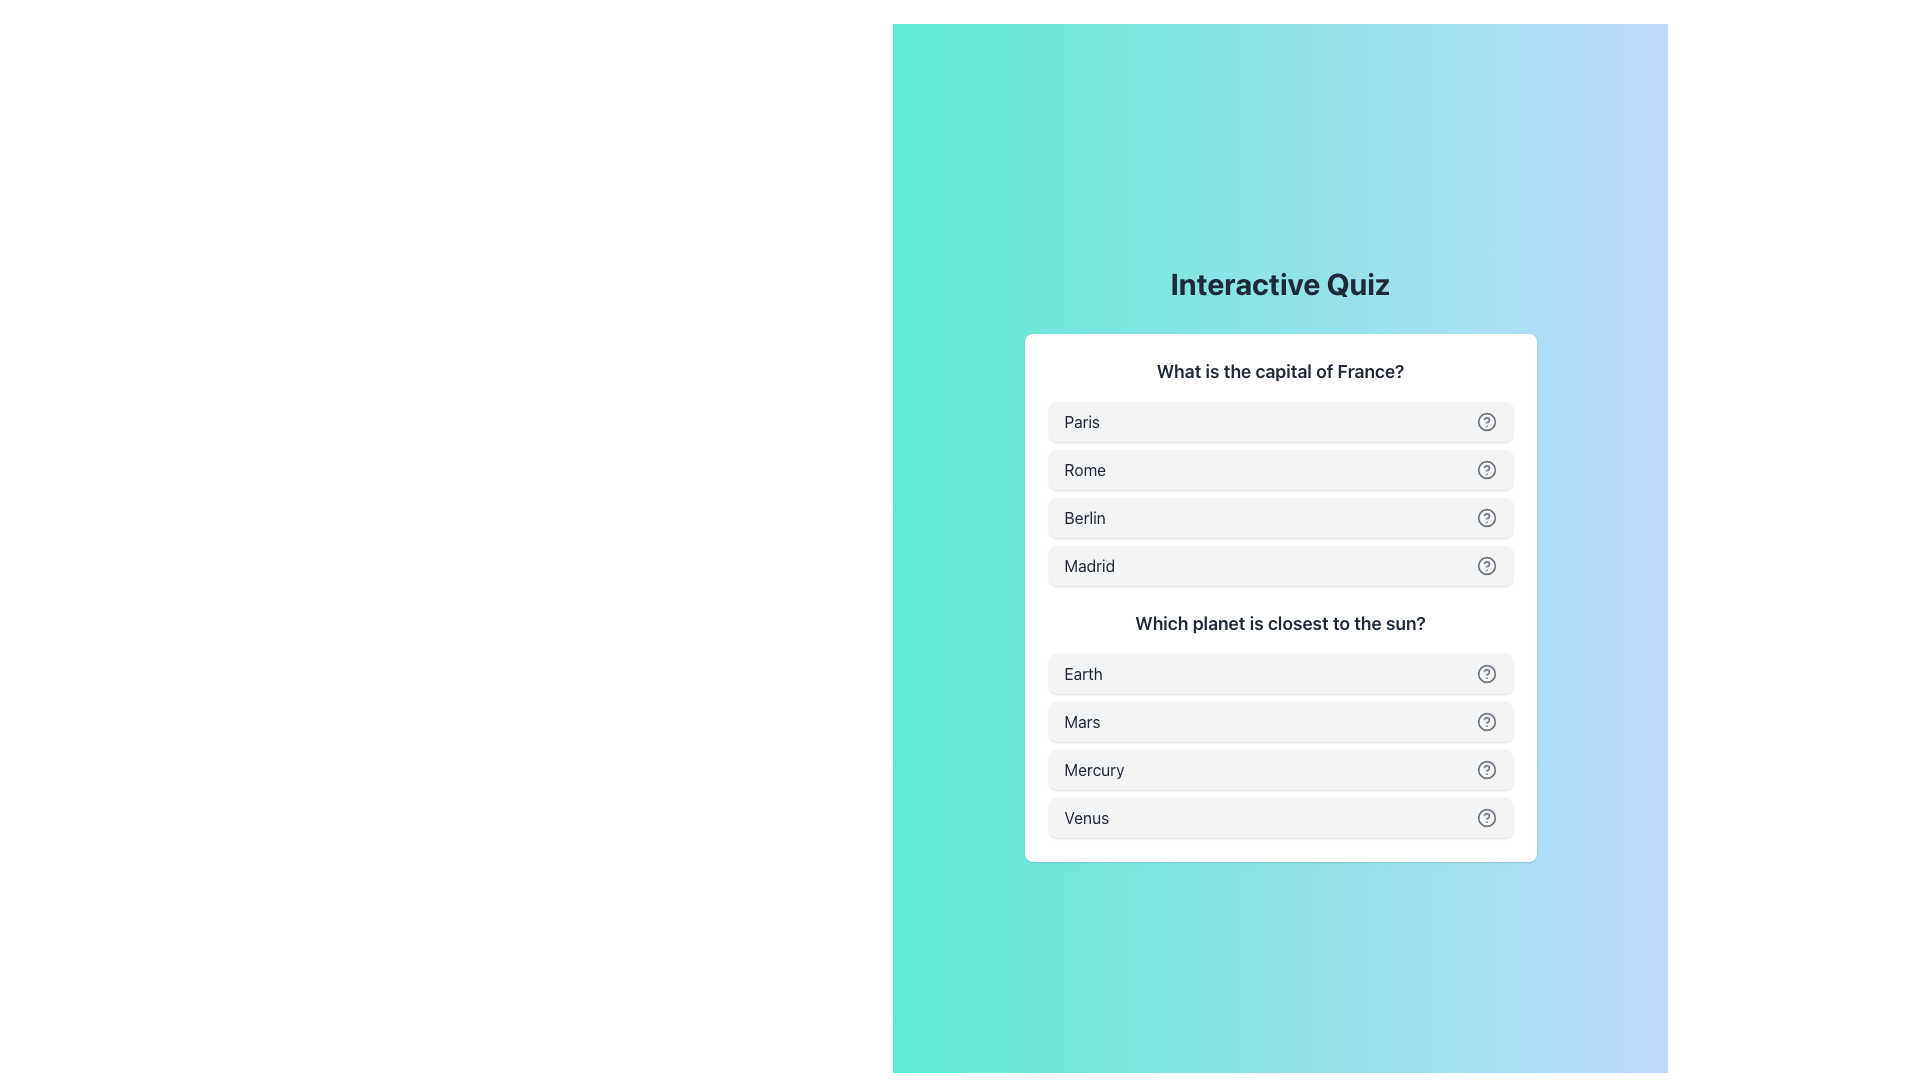 Image resolution: width=1920 pixels, height=1080 pixels. Describe the element at coordinates (1486, 817) in the screenshot. I see `the Help icon located at the far right of the 'Venus' option` at that location.